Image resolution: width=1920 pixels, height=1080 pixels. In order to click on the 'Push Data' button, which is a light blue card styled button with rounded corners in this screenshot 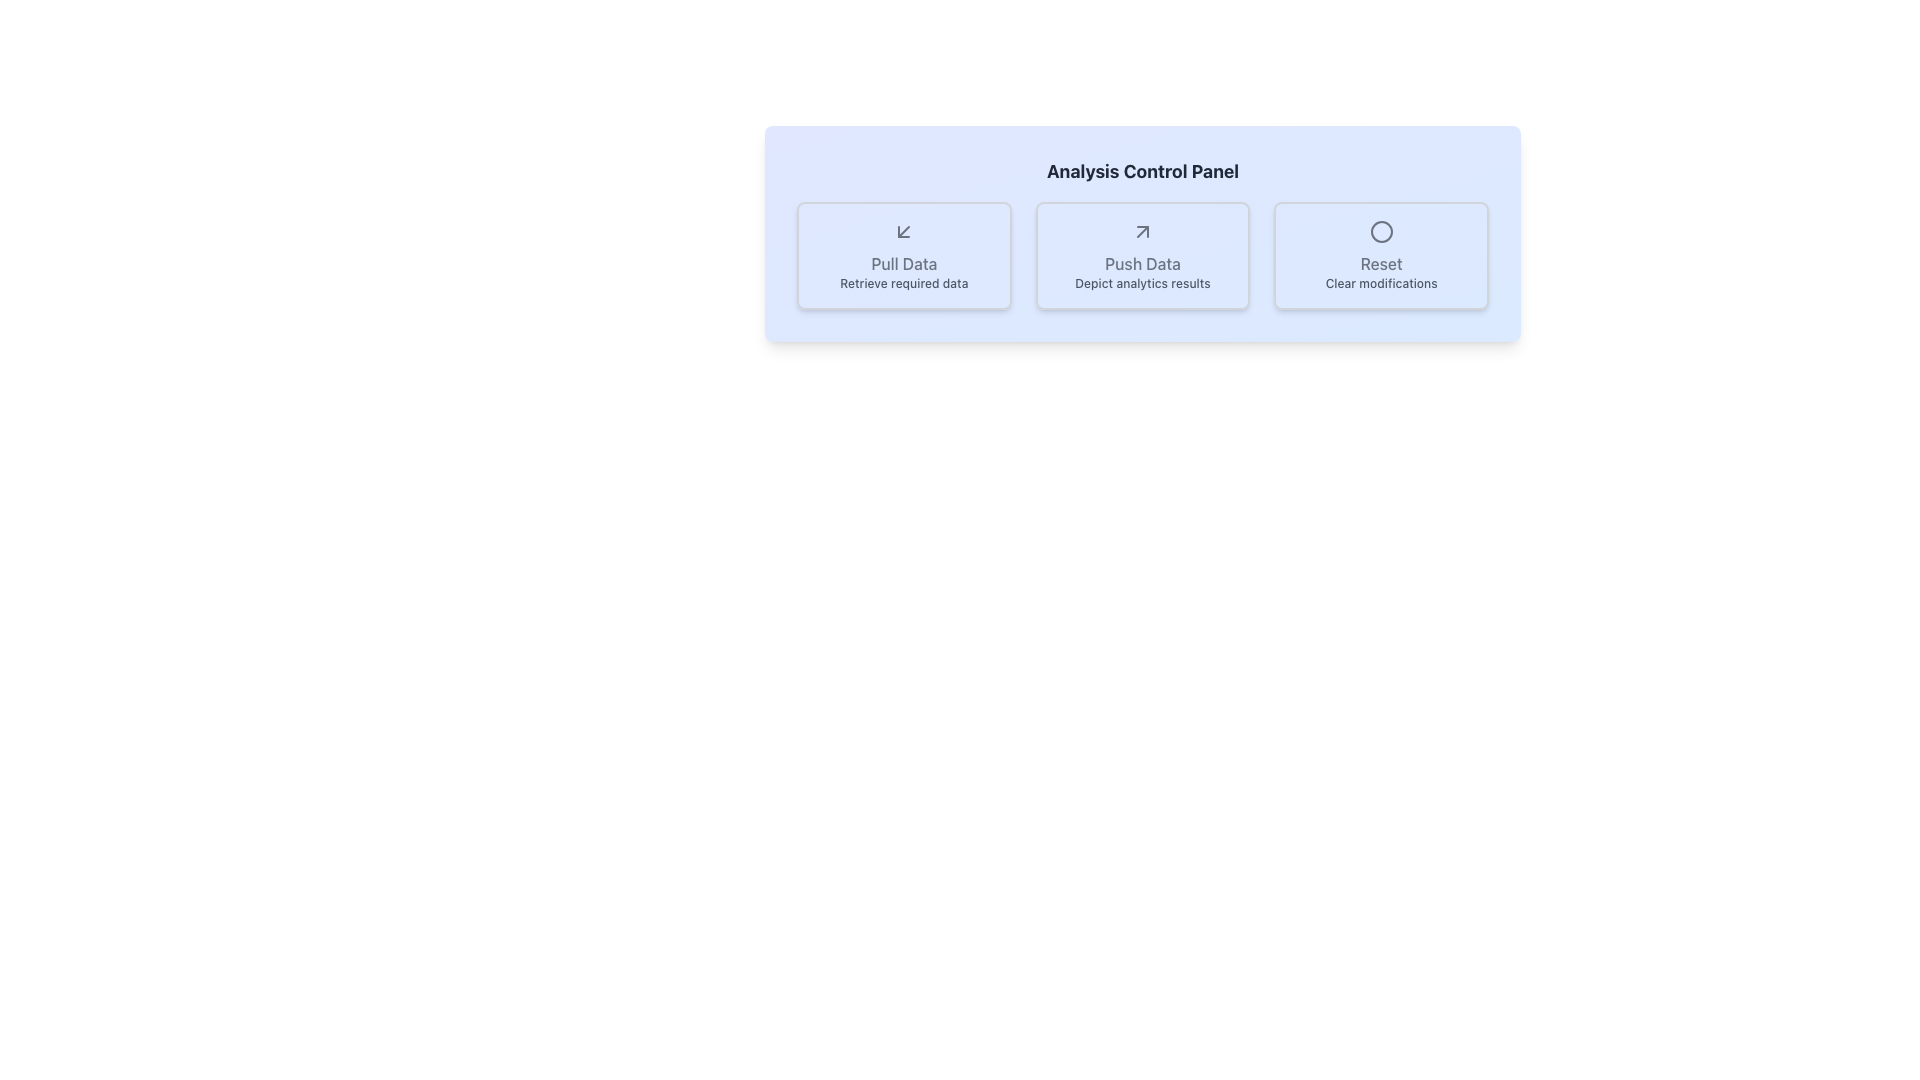, I will do `click(1142, 254)`.